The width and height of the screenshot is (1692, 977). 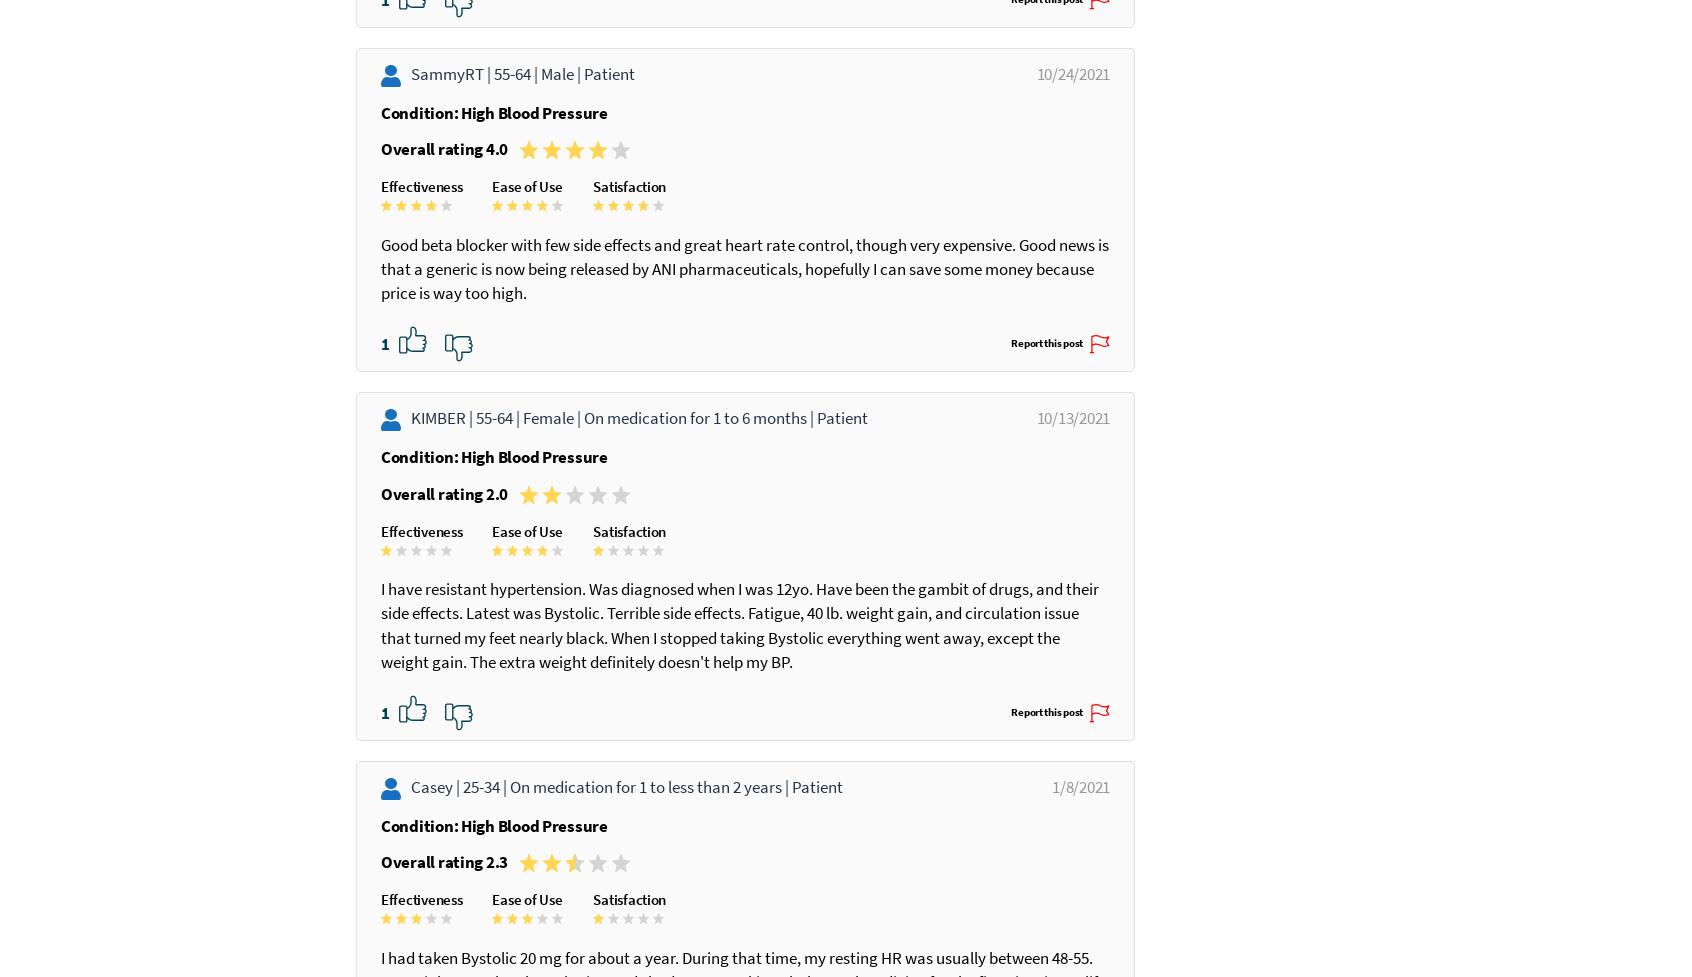 I want to click on '10/13/2021', so click(x=1009, y=466).